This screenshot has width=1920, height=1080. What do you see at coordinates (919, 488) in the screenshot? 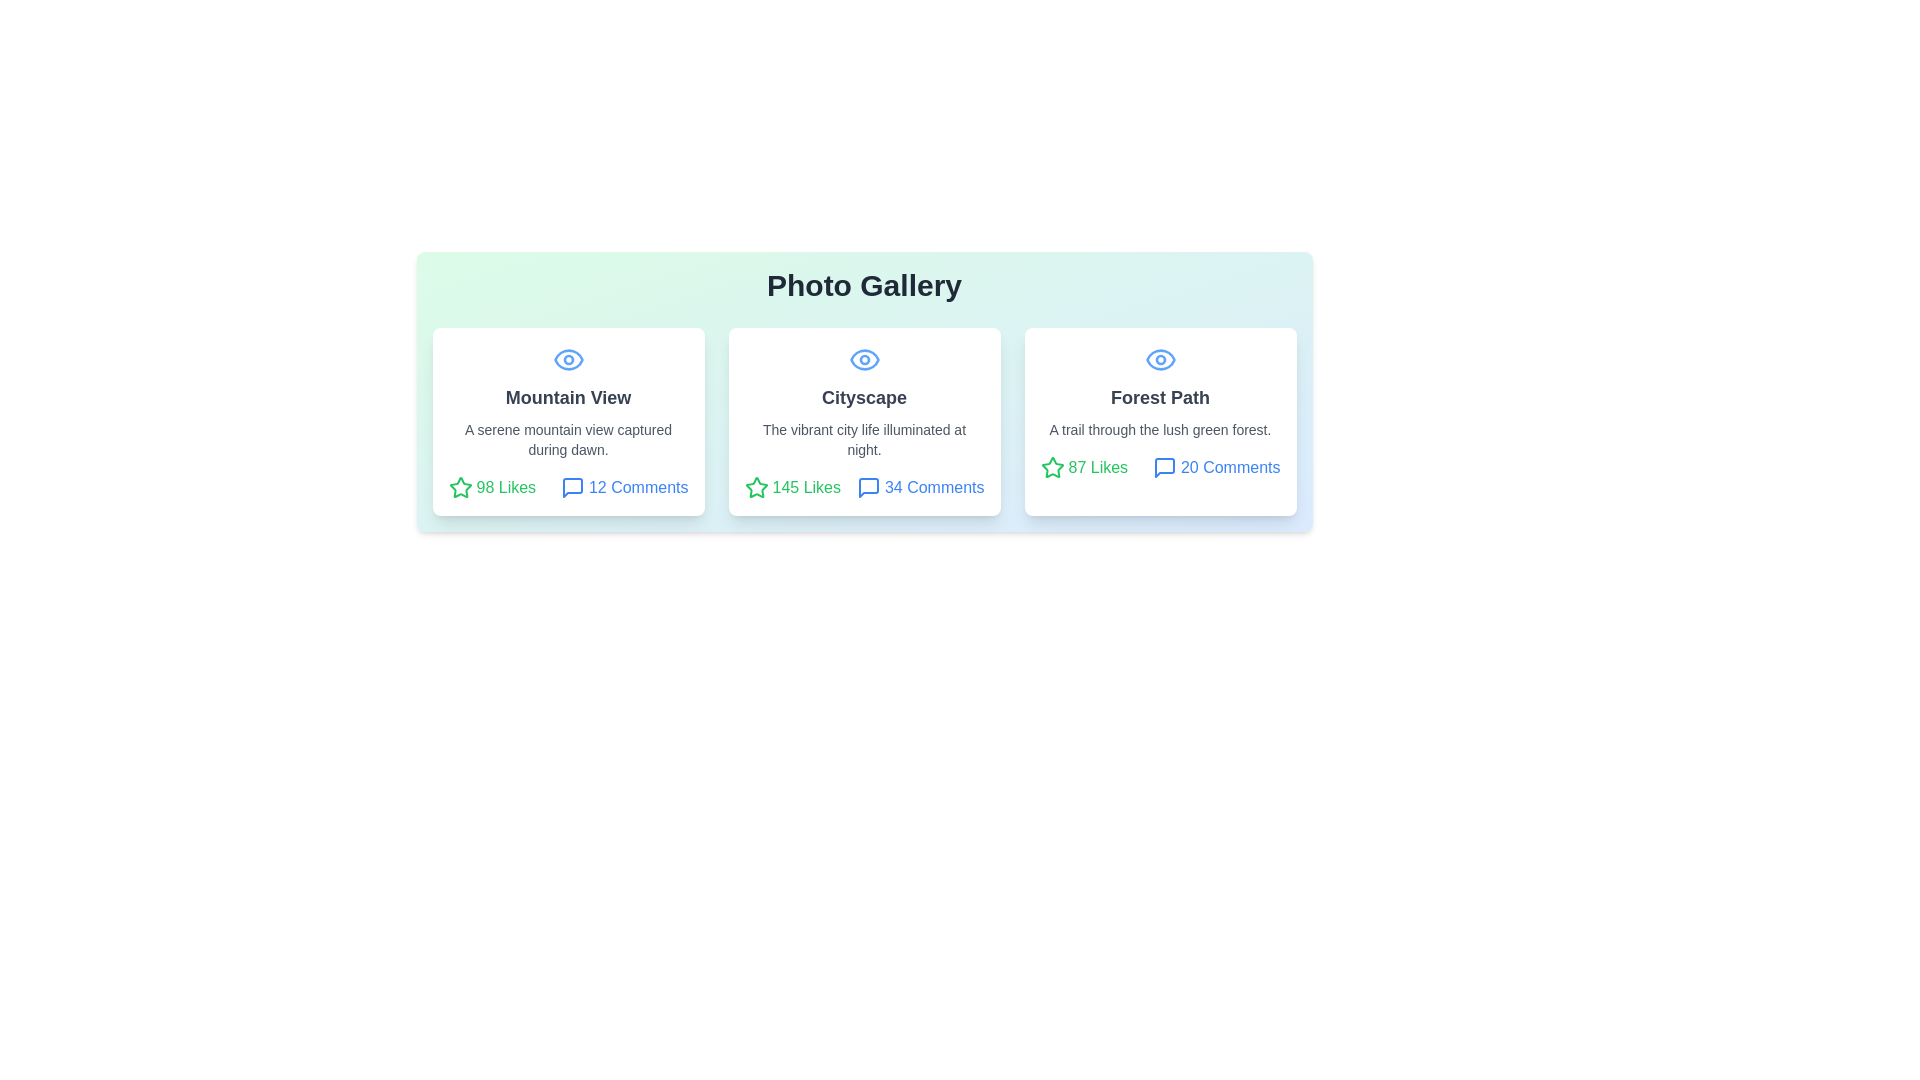
I see `the comments count for the photo titled Cityscape` at bounding box center [919, 488].